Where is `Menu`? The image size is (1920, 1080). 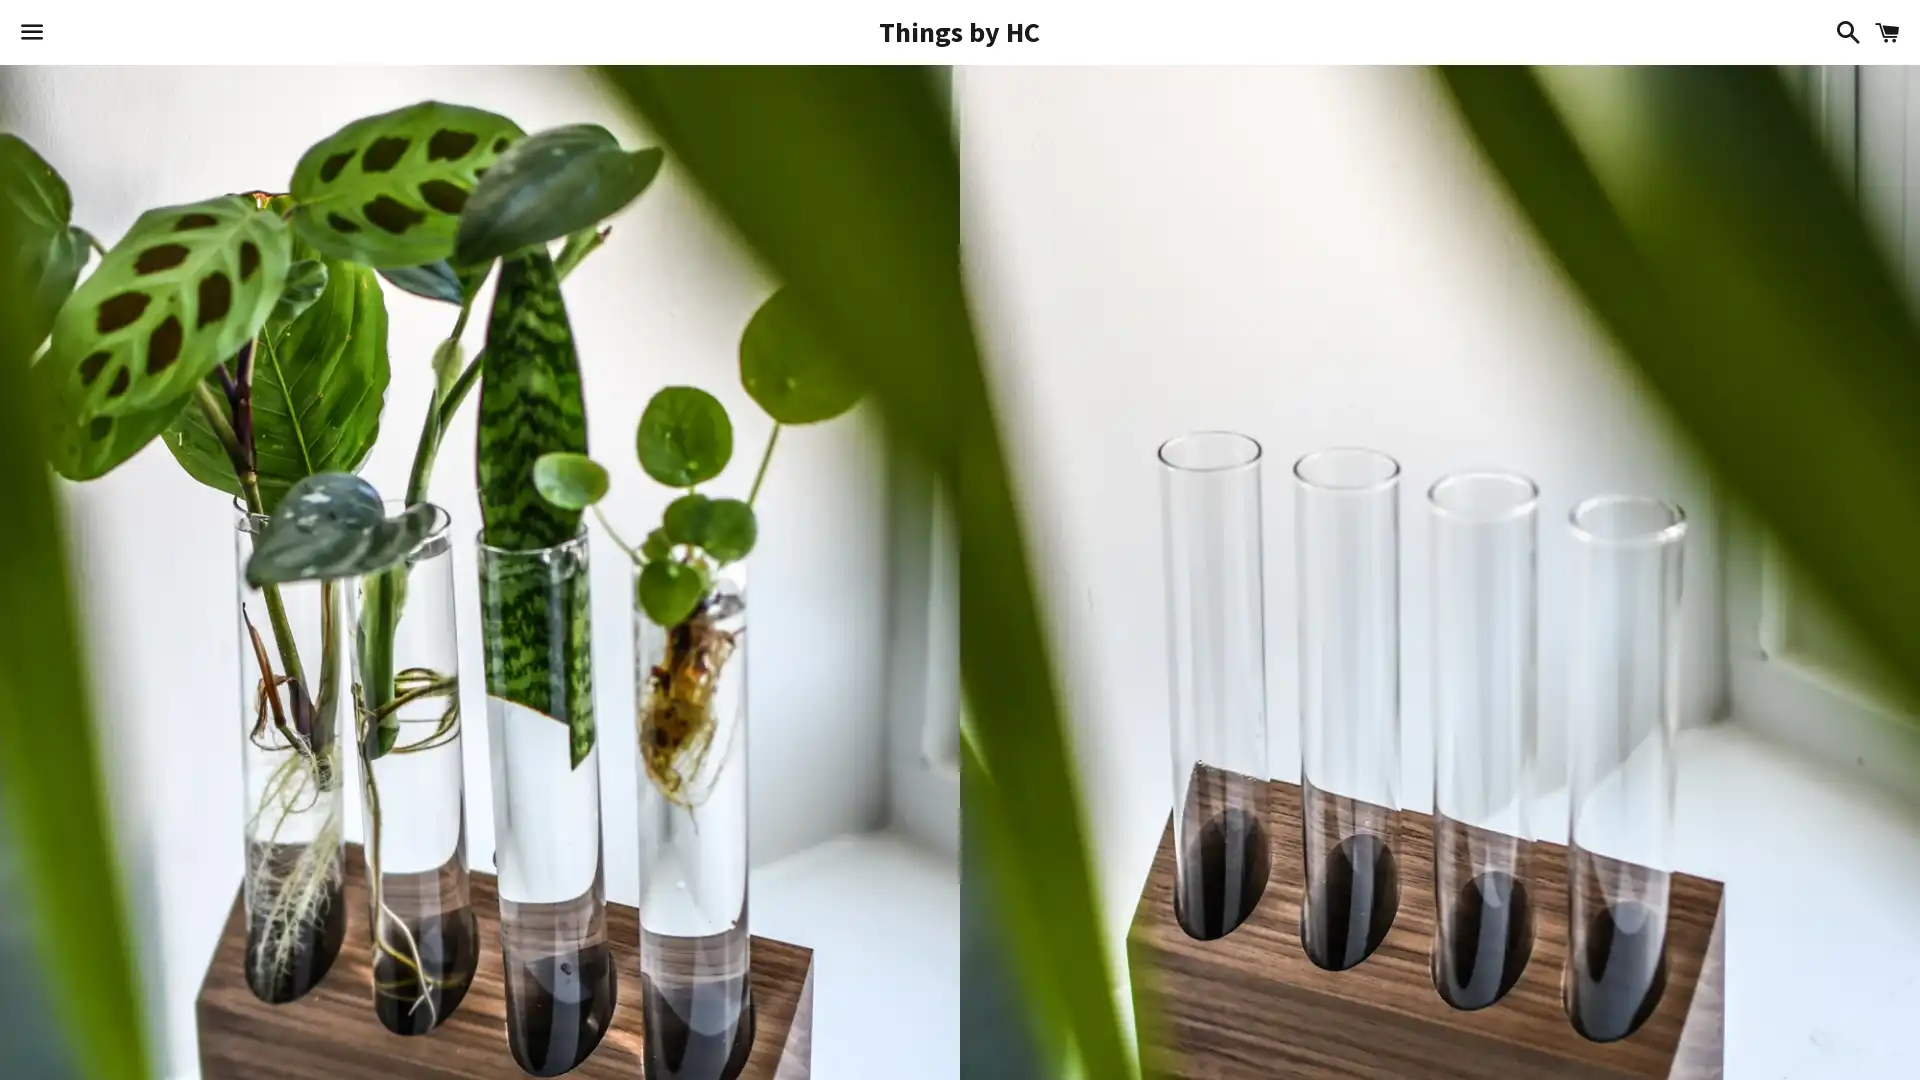
Menu is located at coordinates (32, 31).